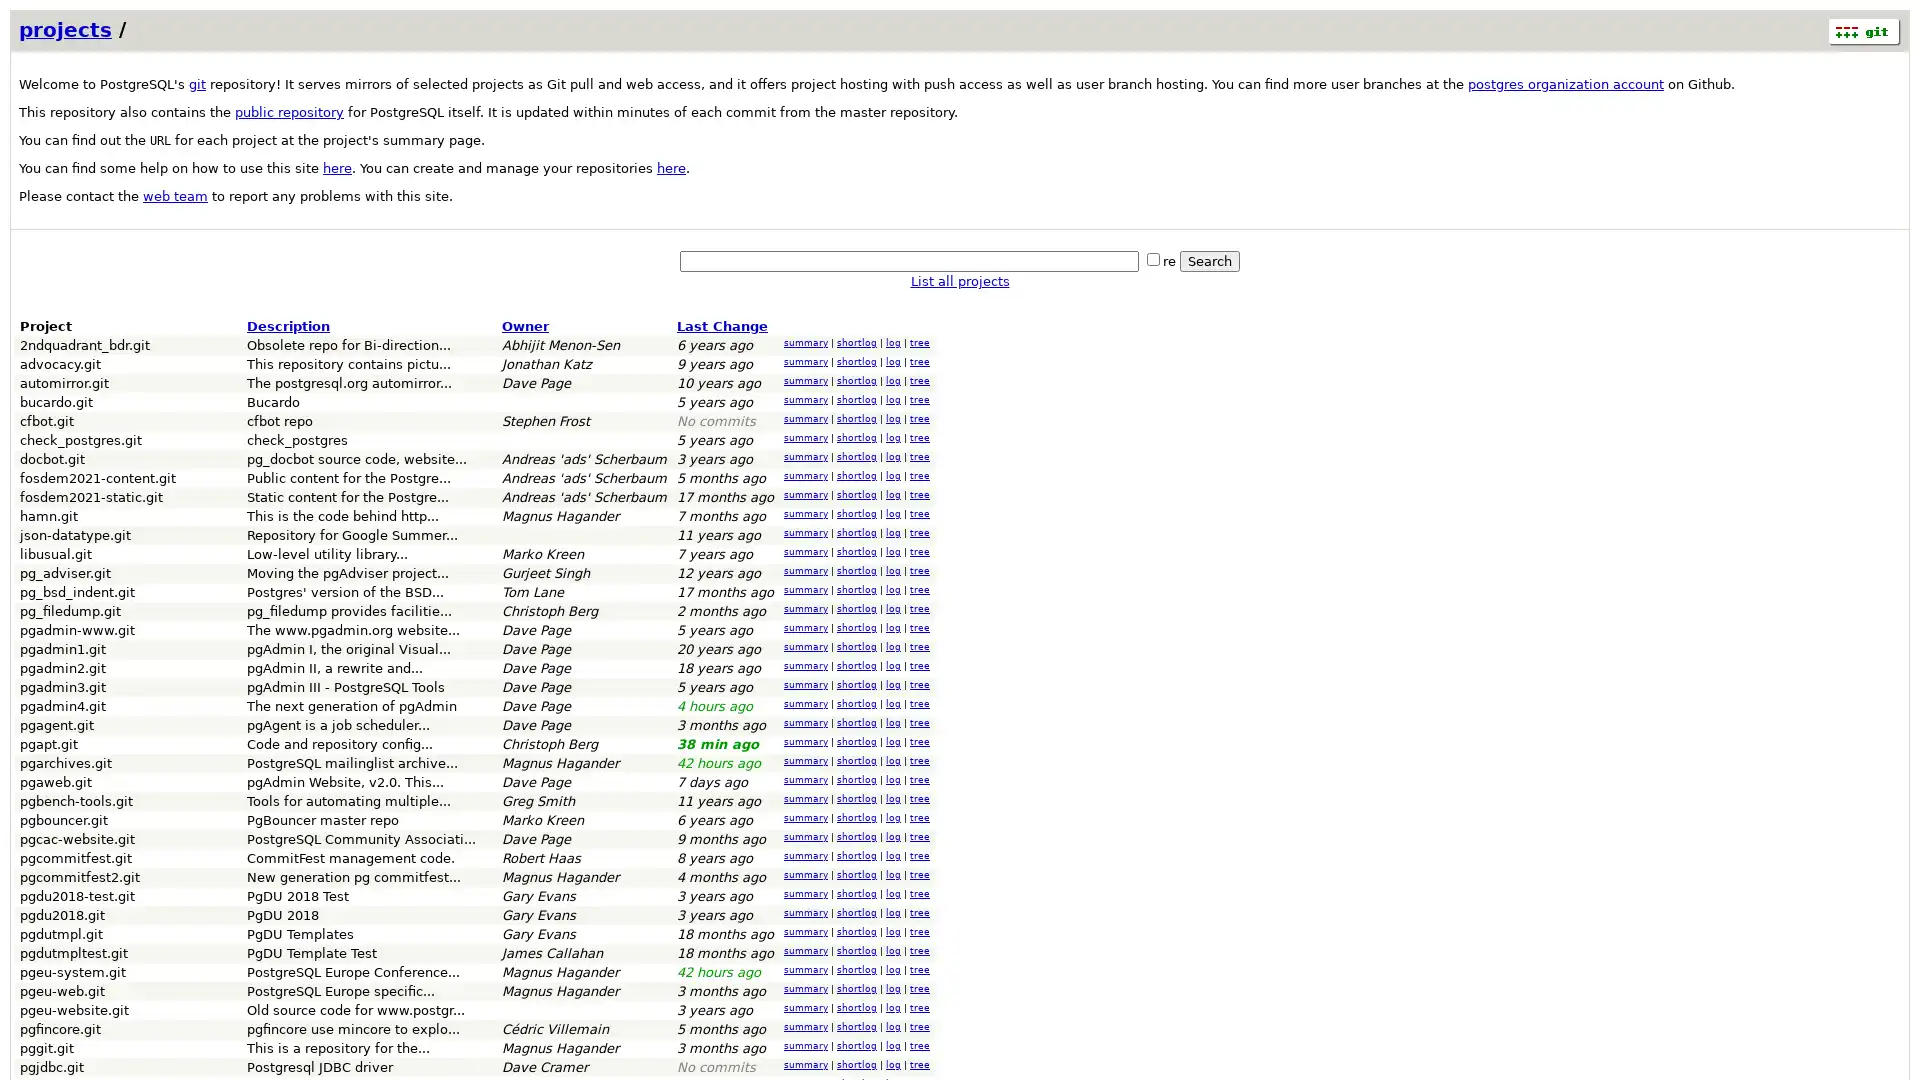 The image size is (1920, 1080). Describe the element at coordinates (1208, 260) in the screenshot. I see `Search` at that location.